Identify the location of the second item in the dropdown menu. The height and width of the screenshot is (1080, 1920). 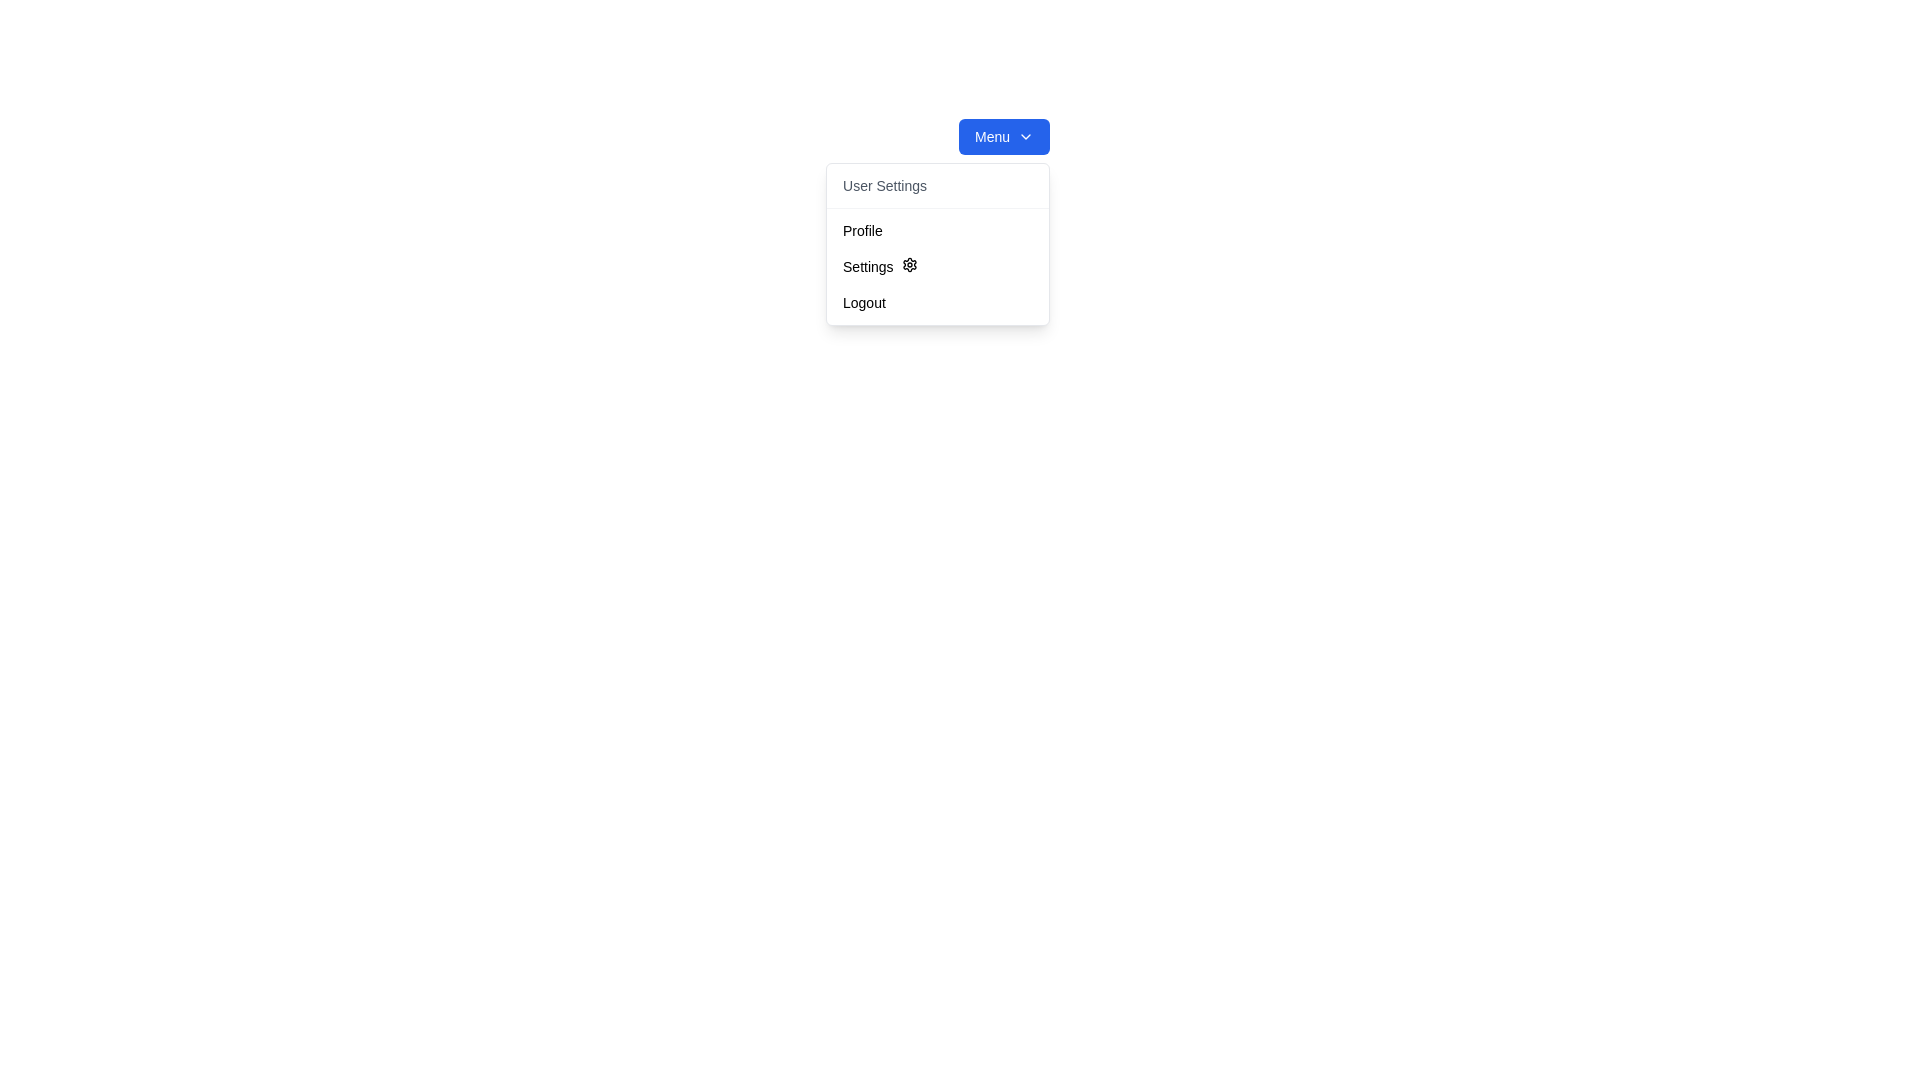
(937, 265).